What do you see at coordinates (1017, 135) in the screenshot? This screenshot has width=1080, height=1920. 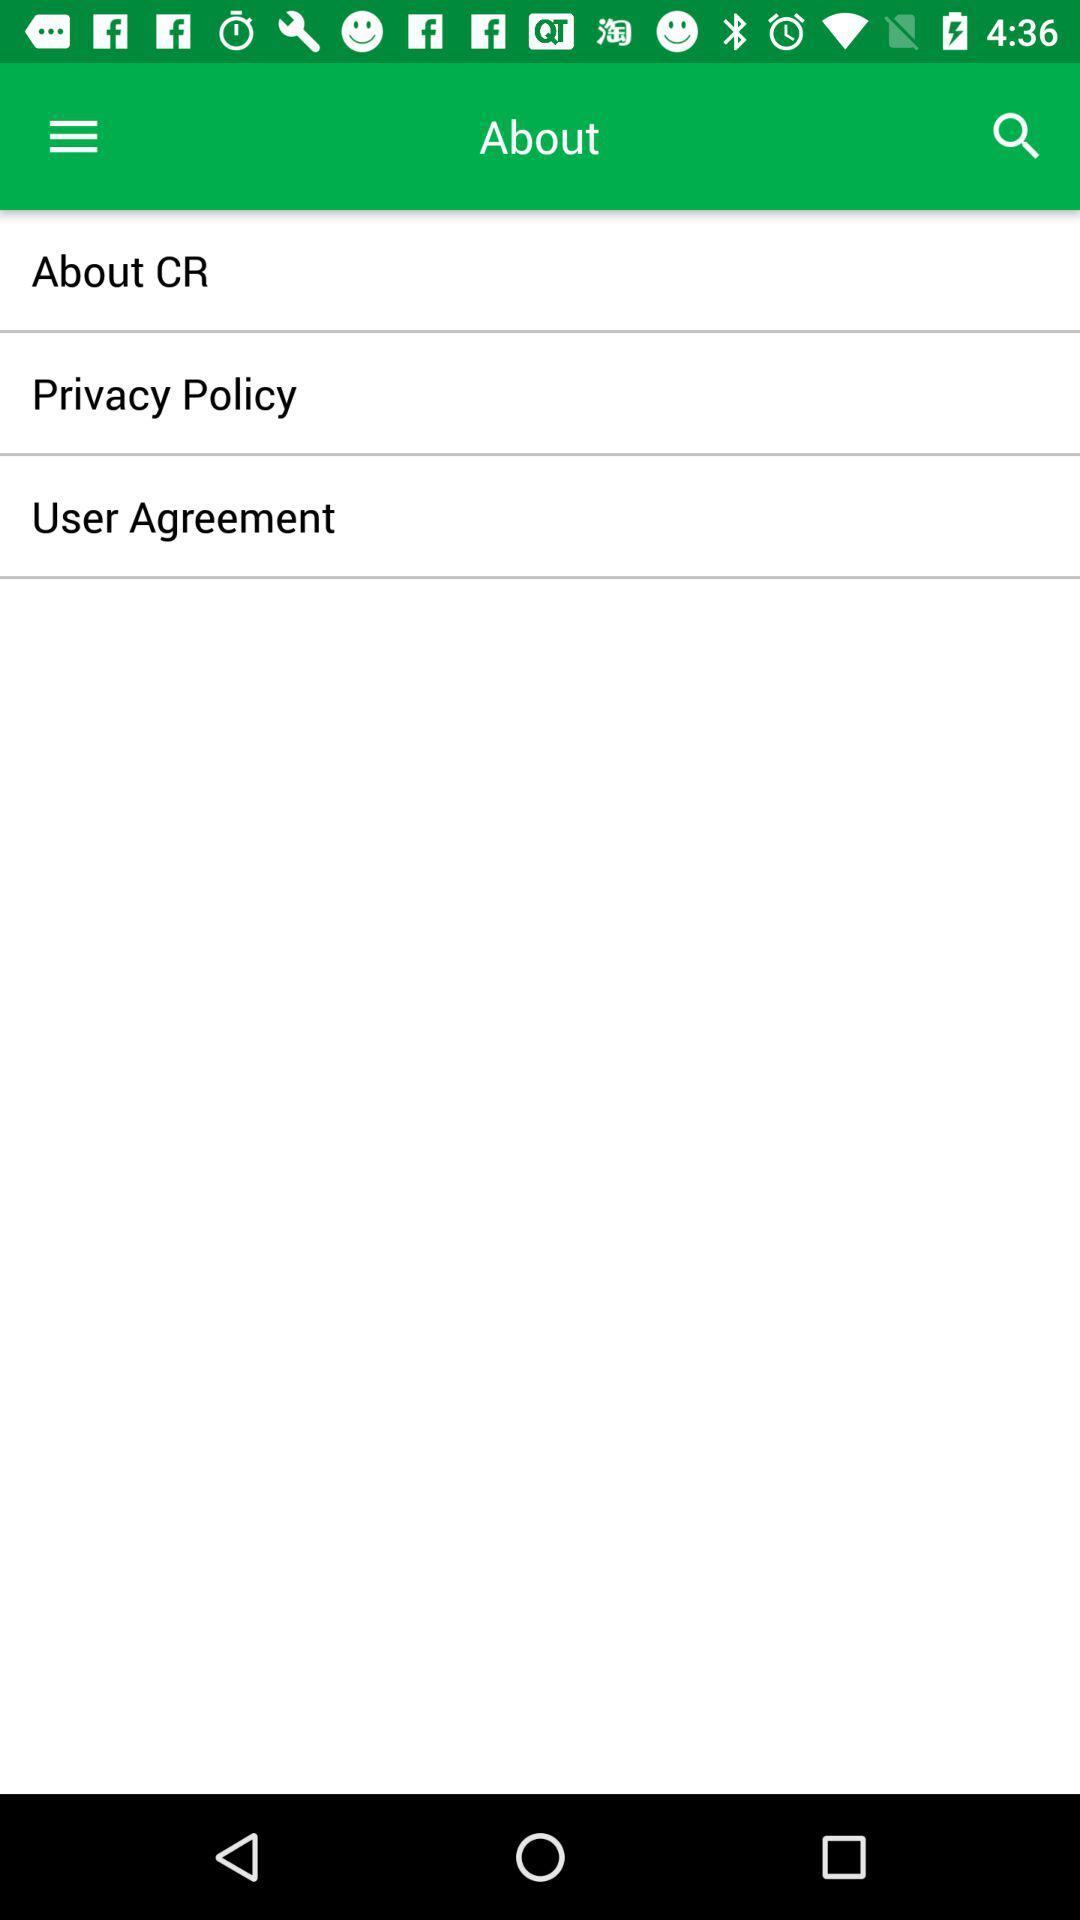 I see `the icon next to about icon` at bounding box center [1017, 135].